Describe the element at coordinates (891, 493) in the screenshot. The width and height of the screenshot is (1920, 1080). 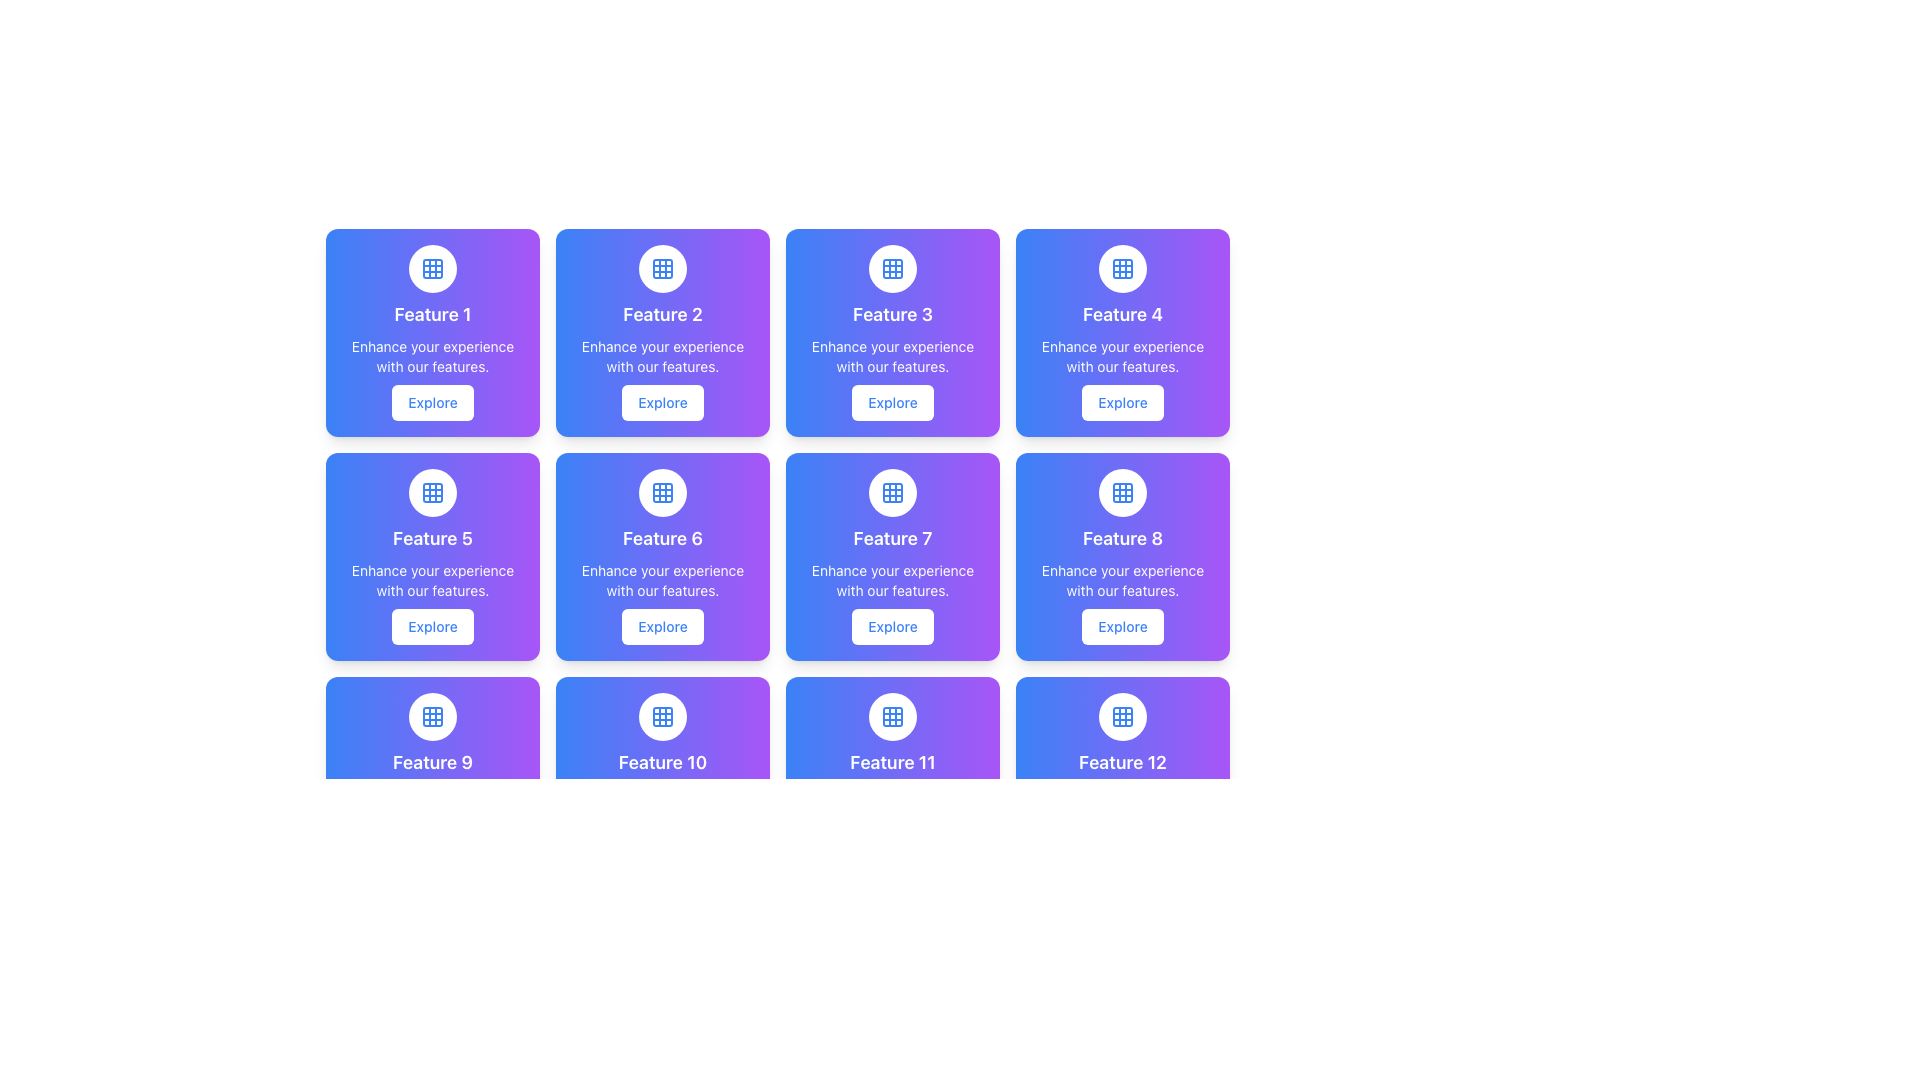
I see `the icon representing 'Feature 7' located at the top of the card in the middle row of the grid` at that location.